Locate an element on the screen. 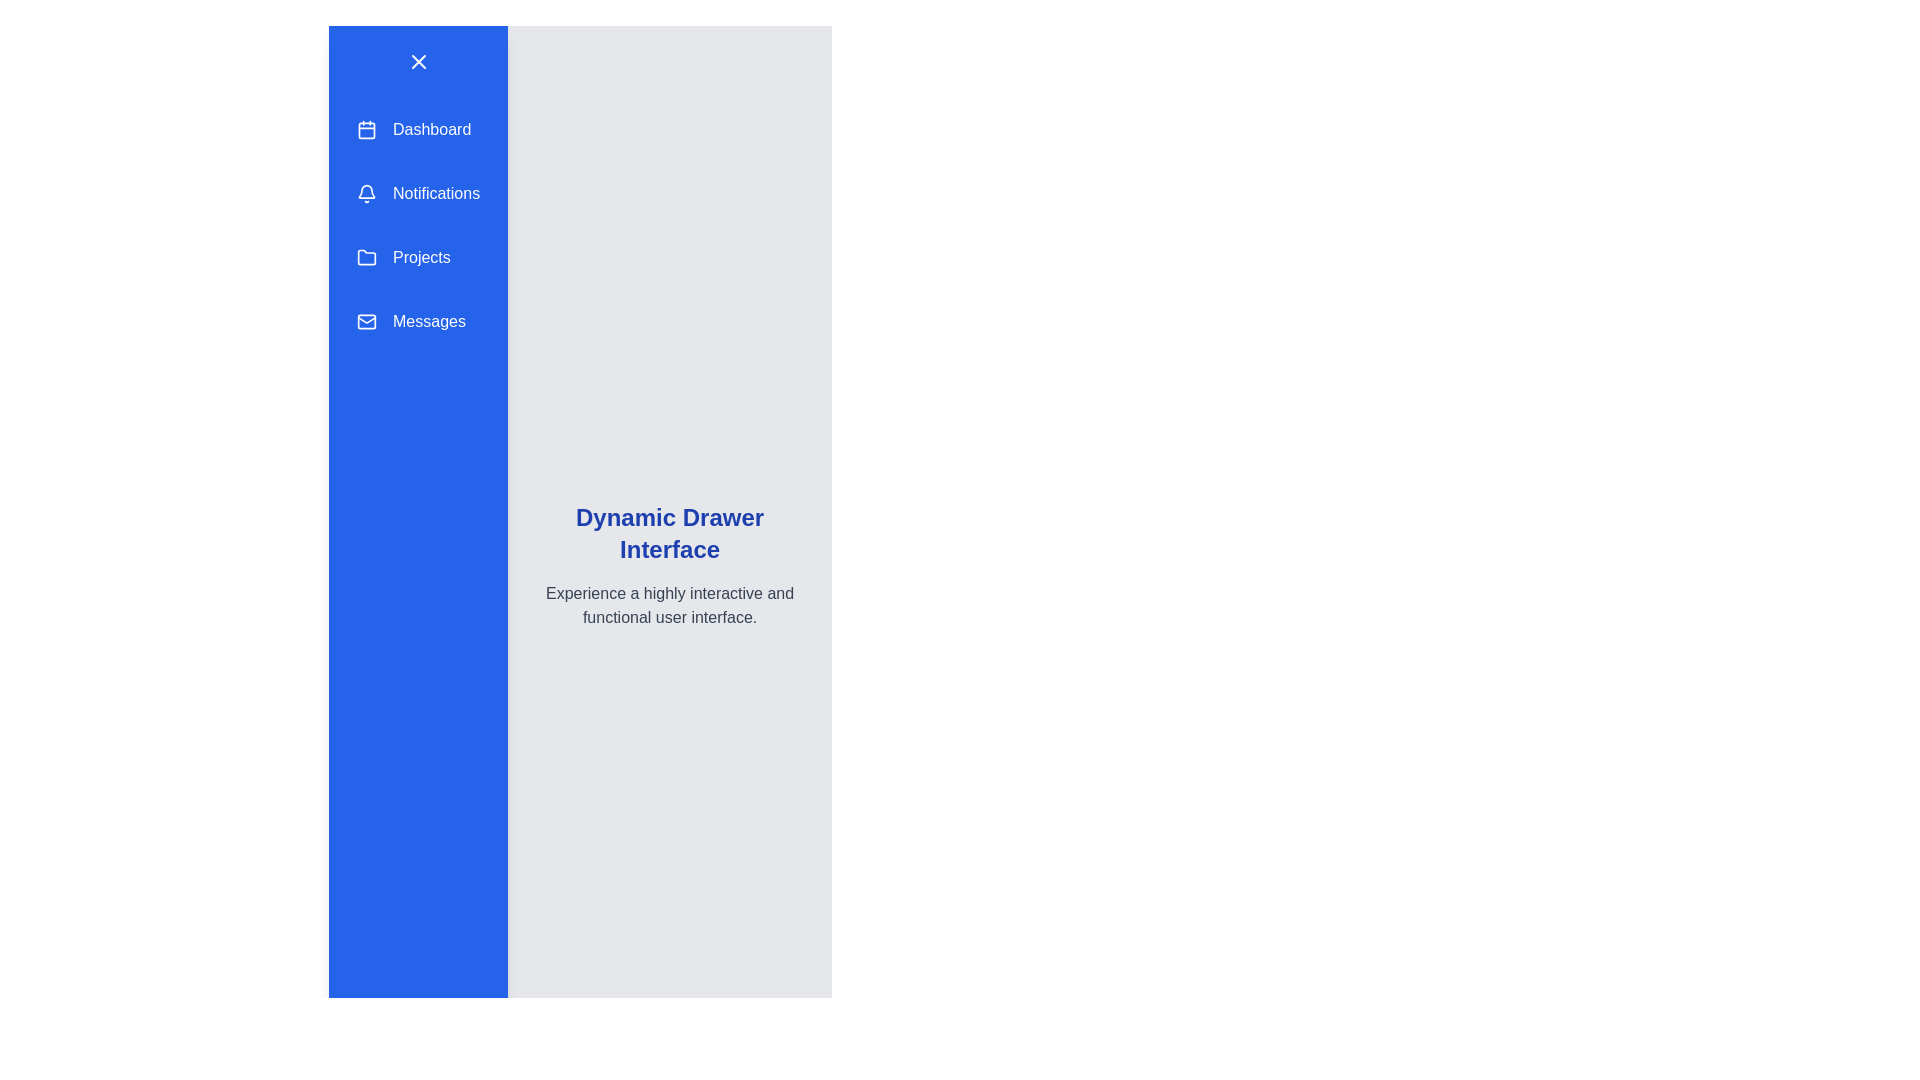 The height and width of the screenshot is (1080, 1920). the menu item Projects to navigate to the respective section is located at coordinates (417, 257).